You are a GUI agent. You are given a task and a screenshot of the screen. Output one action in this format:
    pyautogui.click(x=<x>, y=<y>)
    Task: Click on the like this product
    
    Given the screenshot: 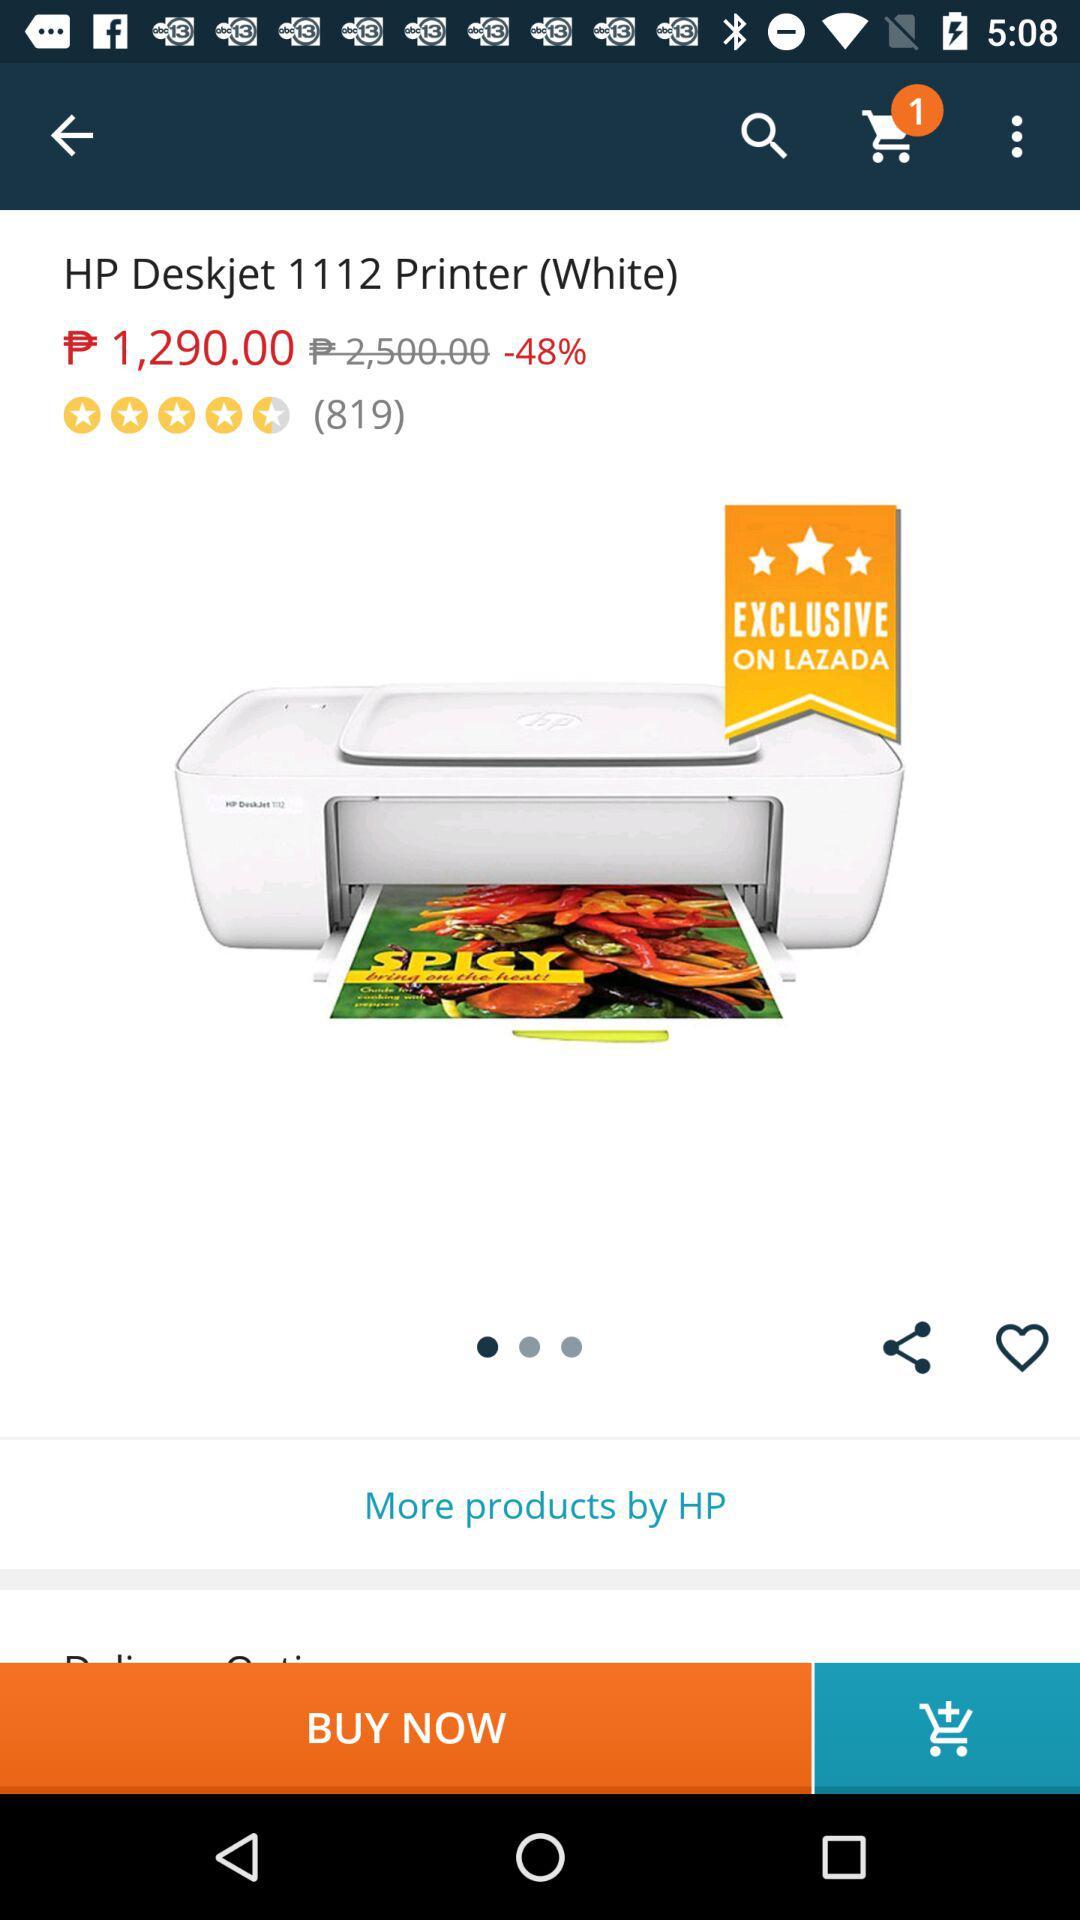 What is the action you would take?
    pyautogui.click(x=1022, y=1347)
    